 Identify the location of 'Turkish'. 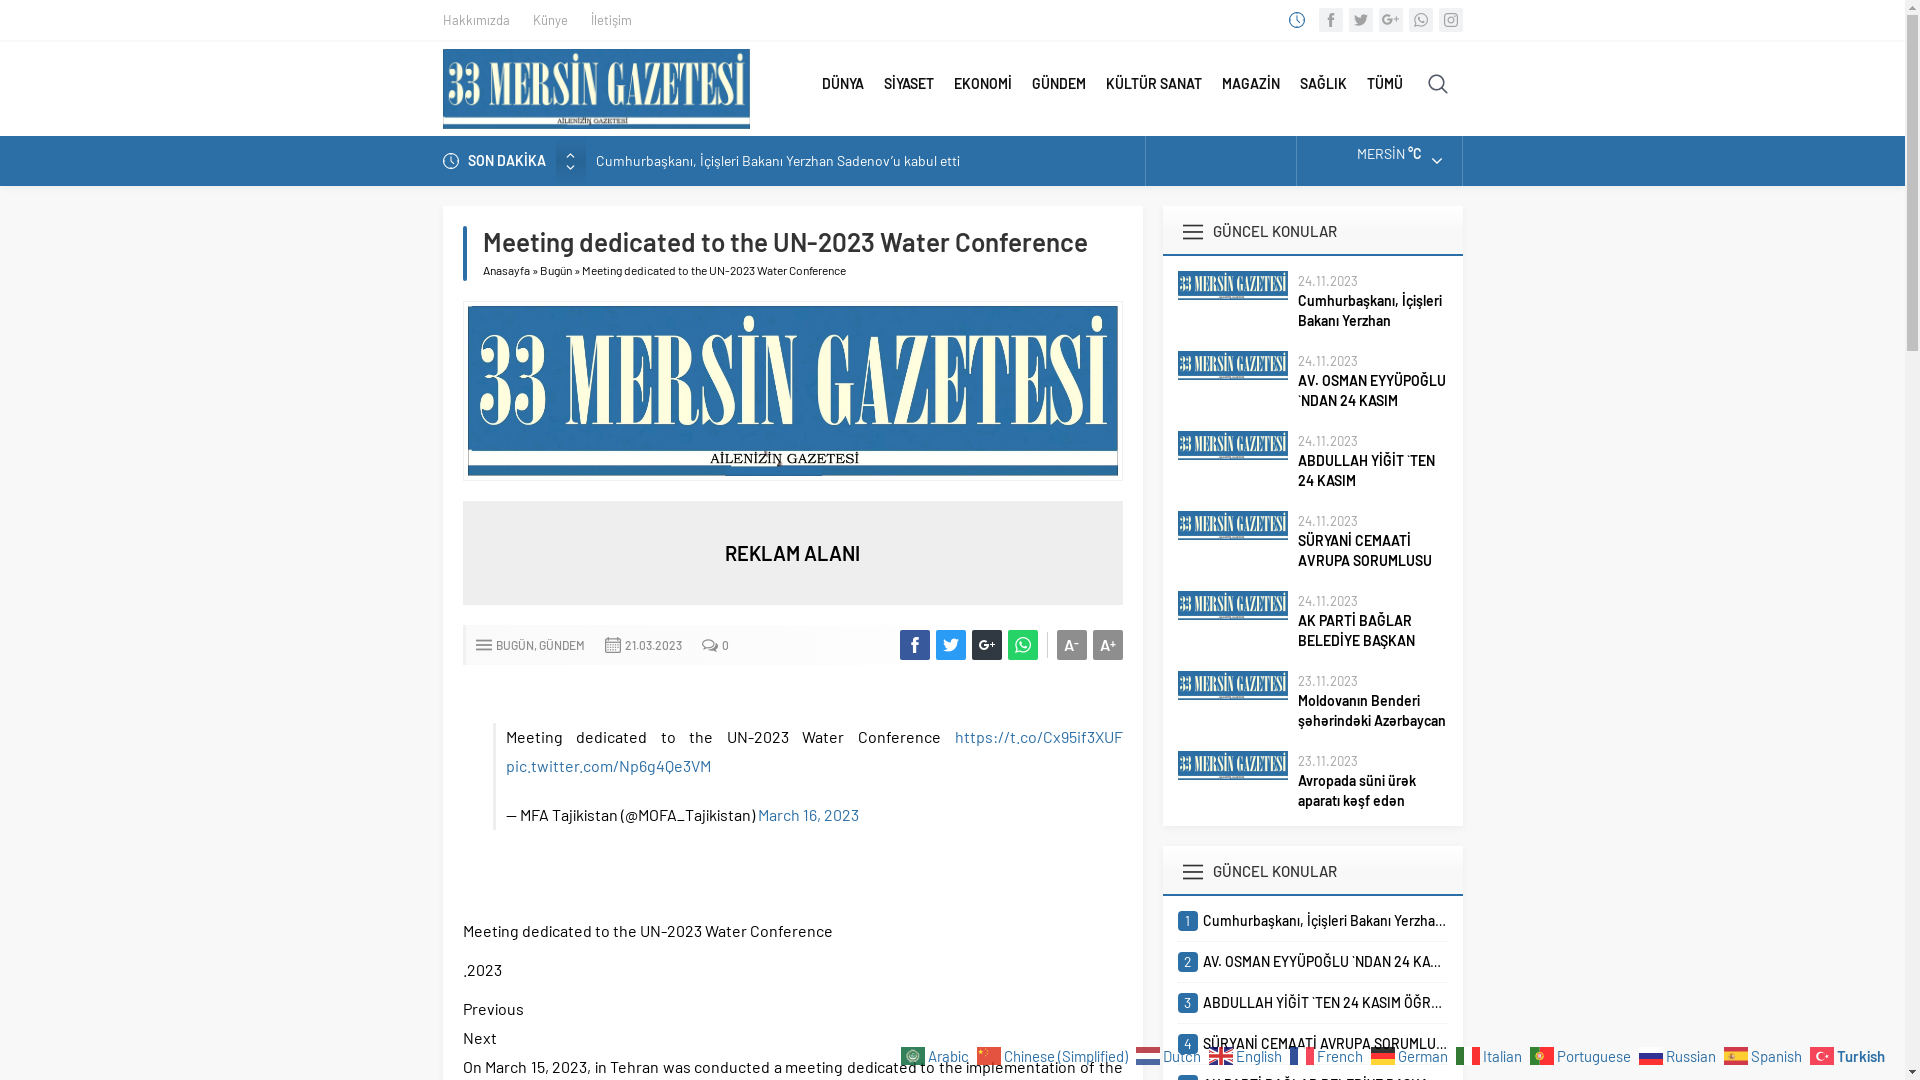
(1848, 1053).